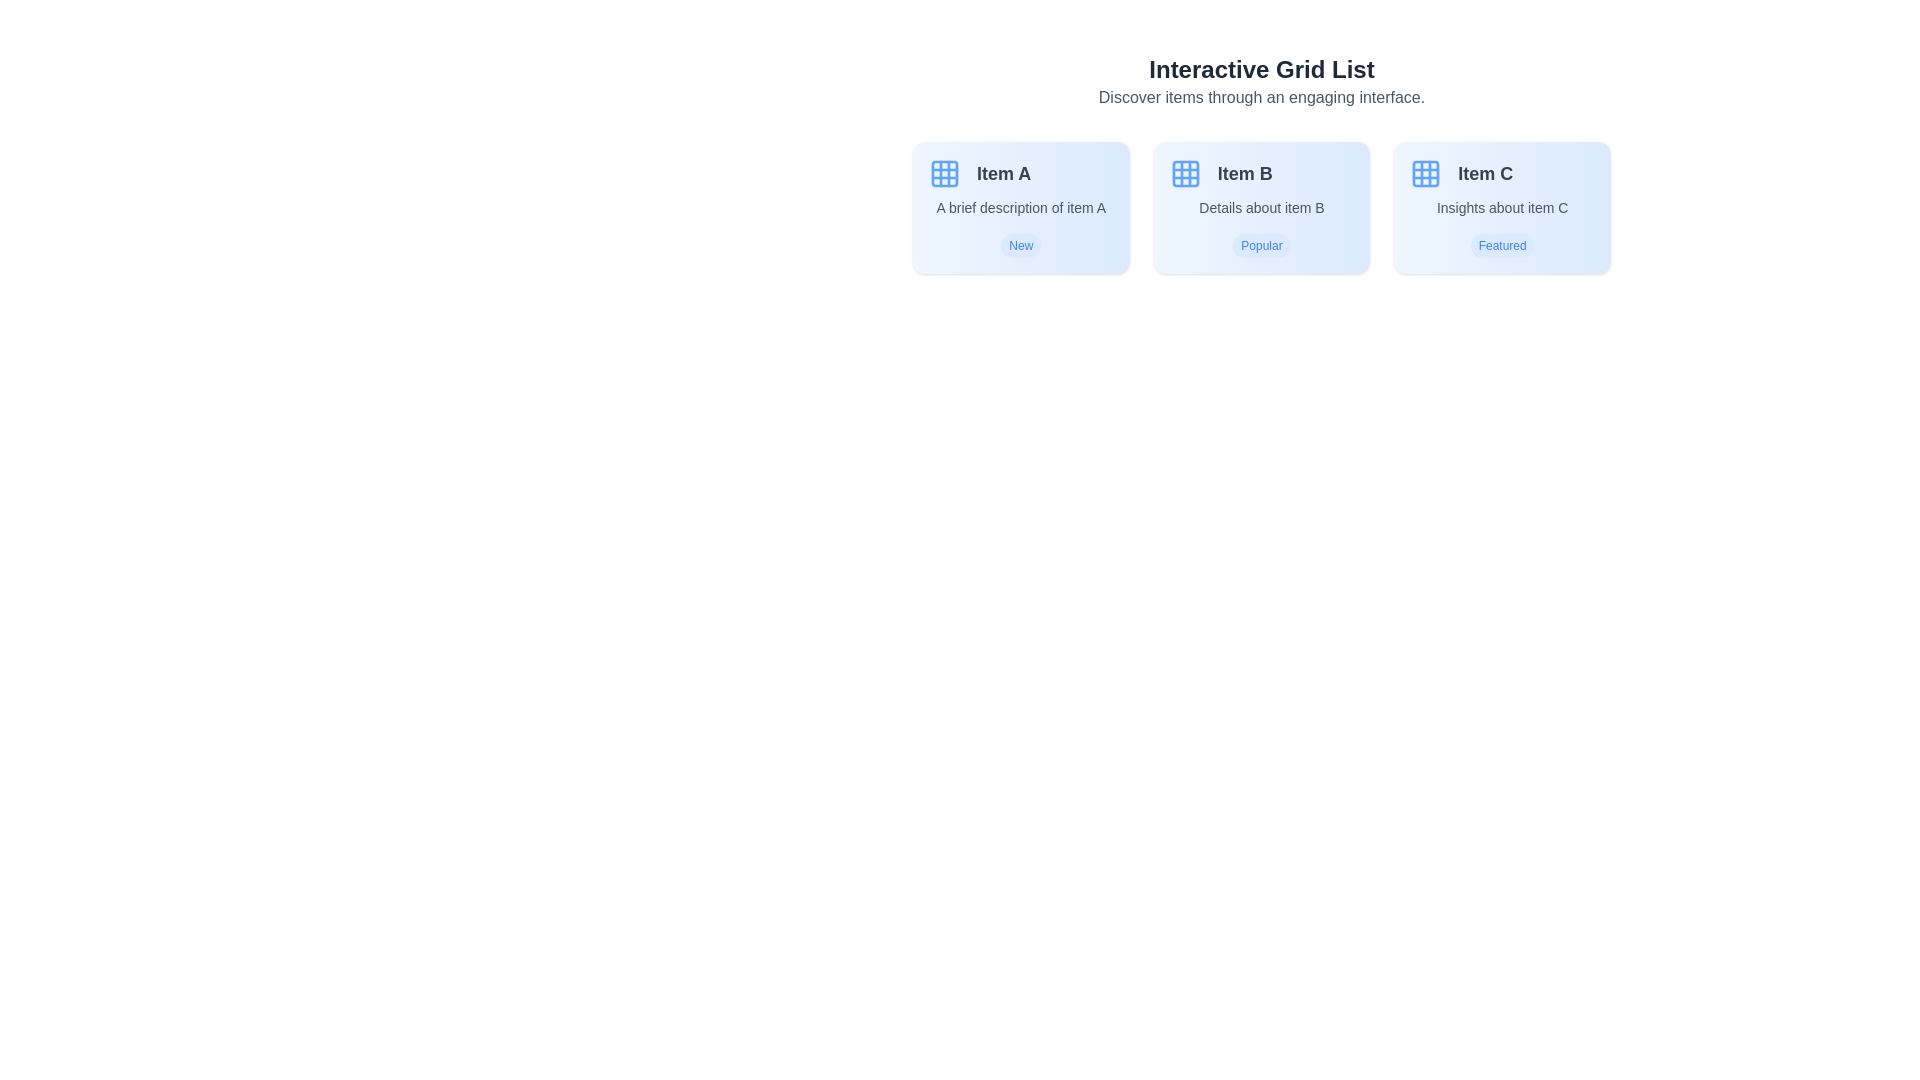 This screenshot has width=1920, height=1080. I want to click on the tag associated with Item A to view its details, so click(1021, 245).